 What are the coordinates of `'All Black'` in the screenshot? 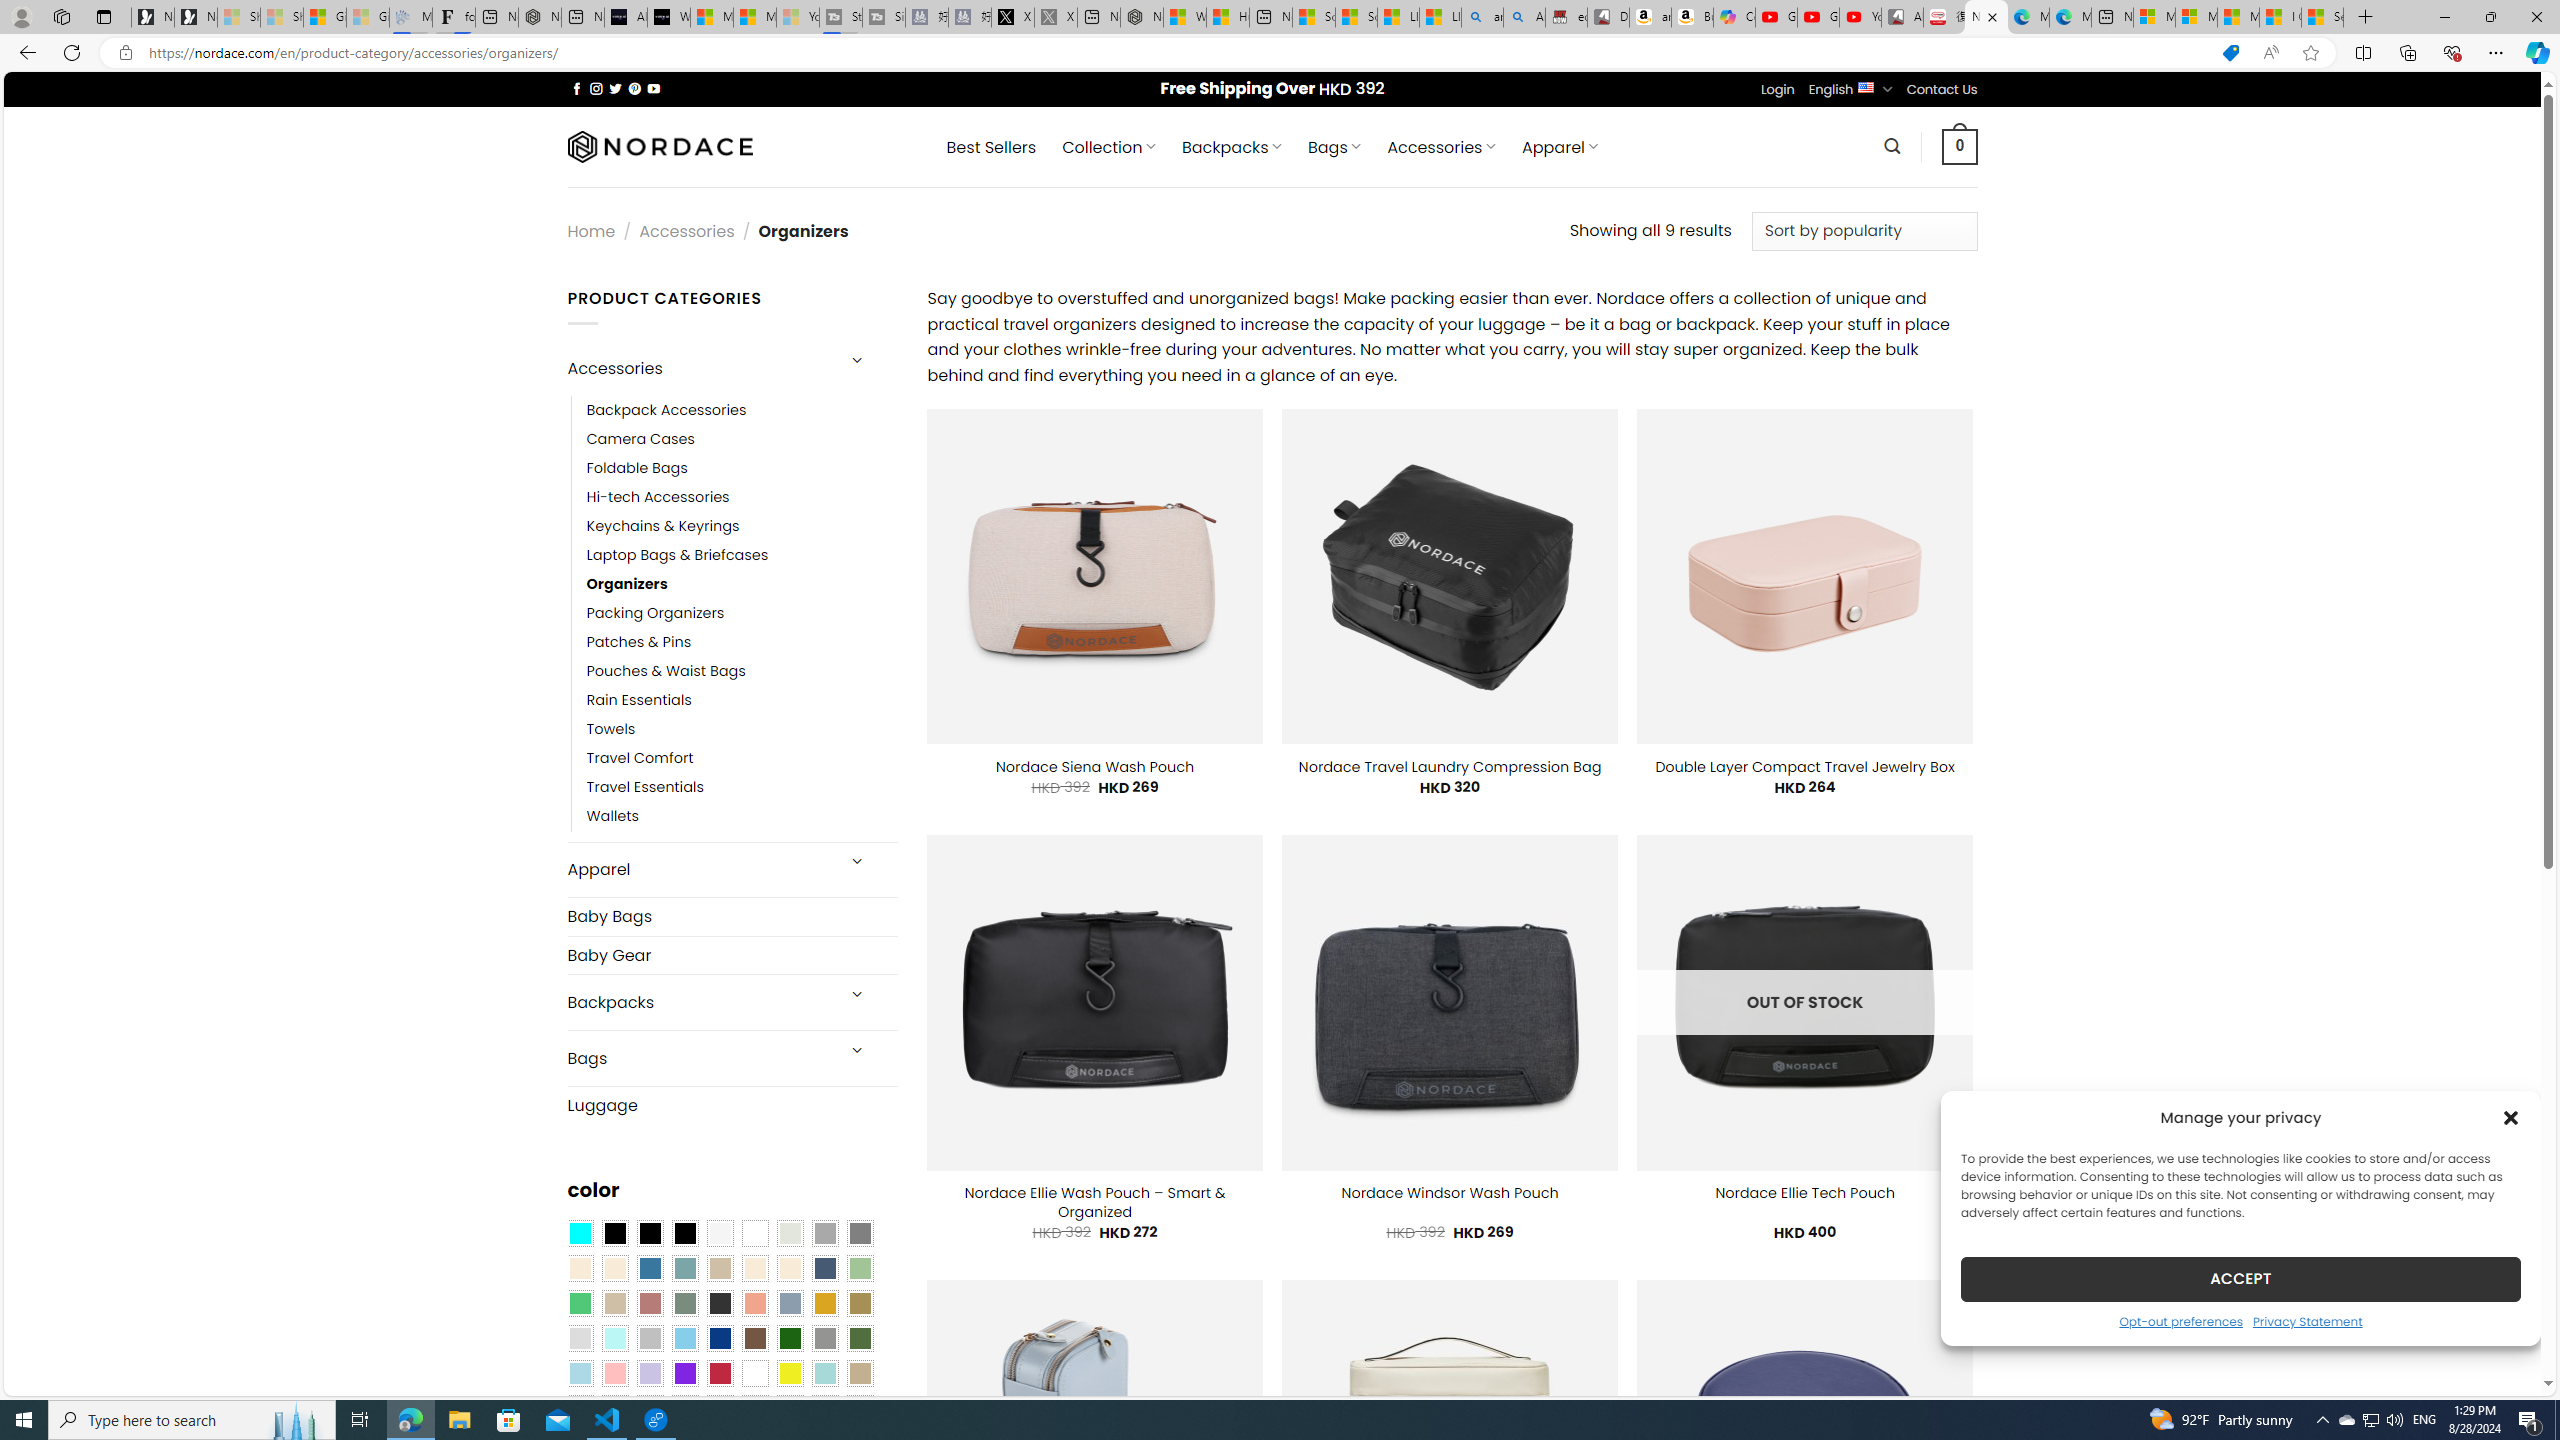 It's located at (613, 1233).